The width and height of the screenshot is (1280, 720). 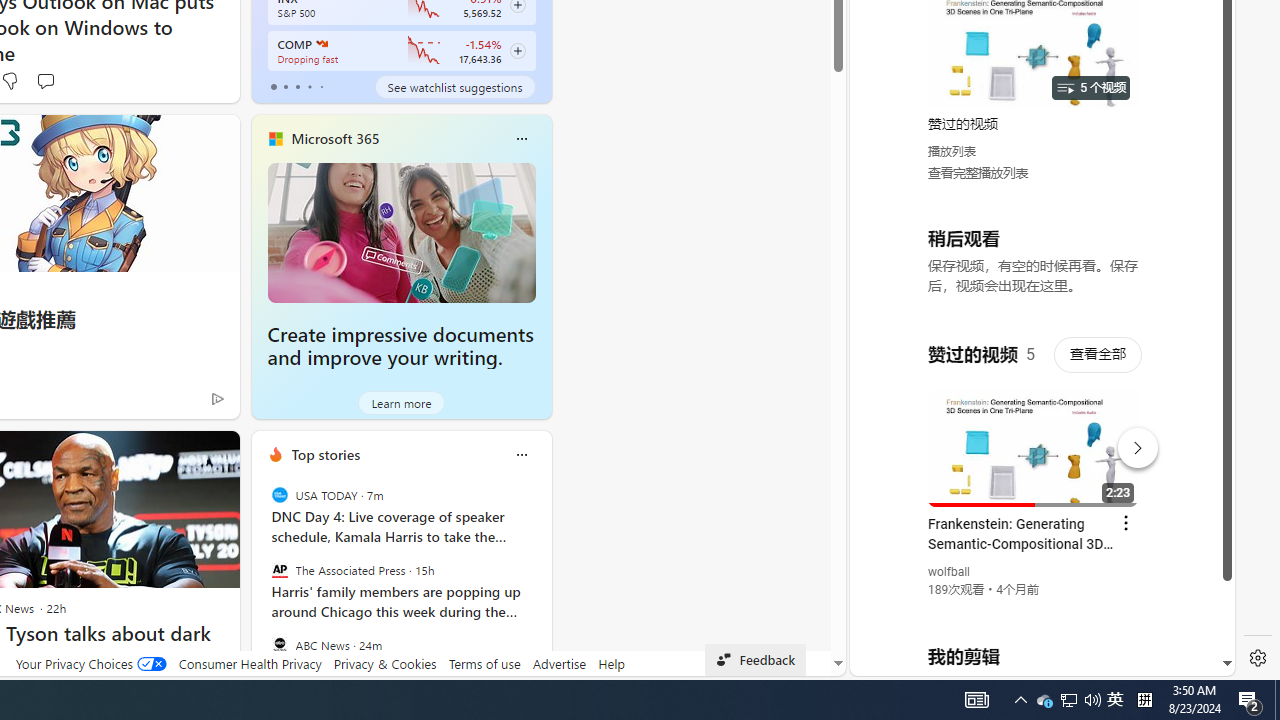 I want to click on 'tab-2', so click(x=296, y=86).